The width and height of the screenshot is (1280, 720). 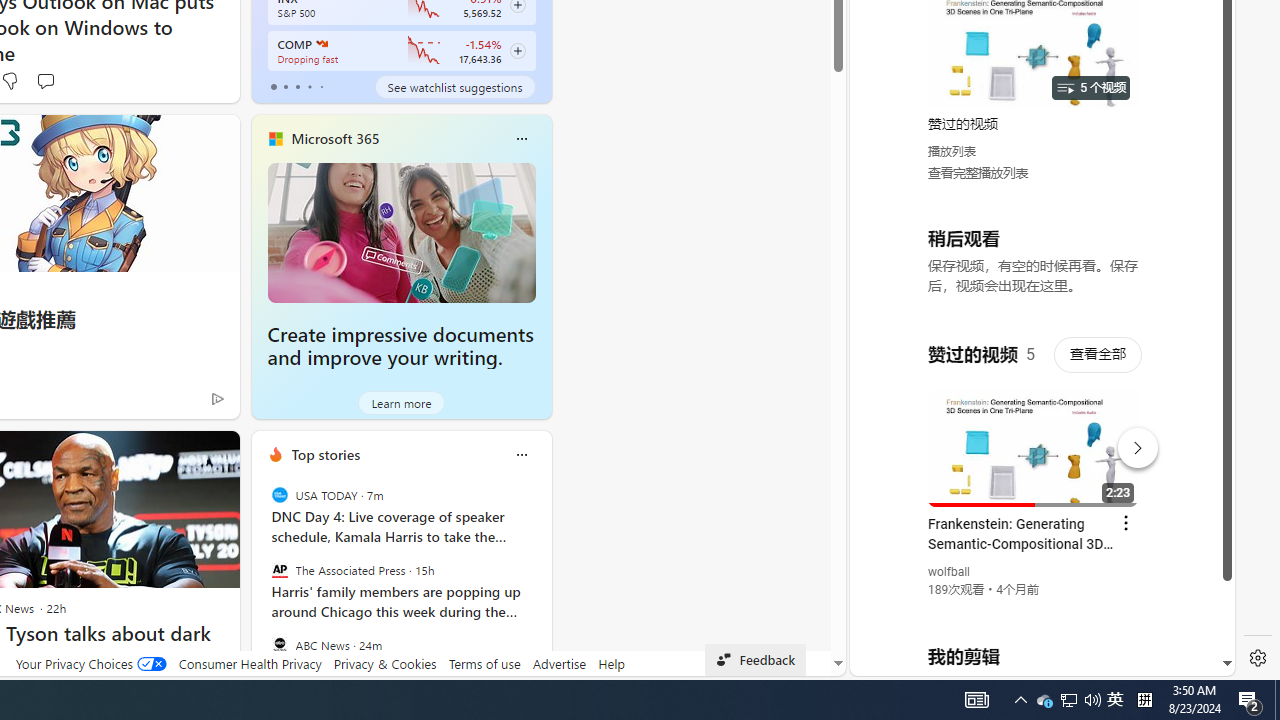 I want to click on 'tab-2', so click(x=296, y=86).